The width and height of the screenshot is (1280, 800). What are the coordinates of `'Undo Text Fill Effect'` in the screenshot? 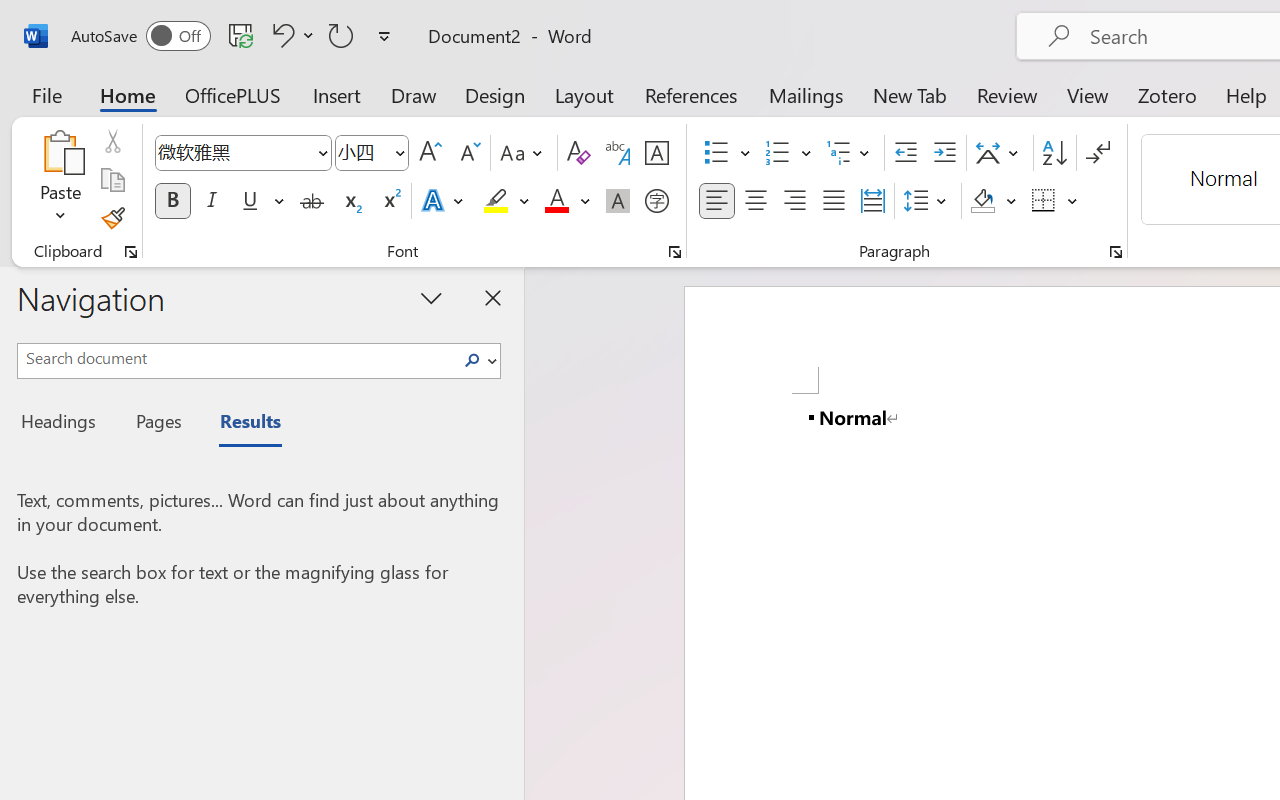 It's located at (289, 34).